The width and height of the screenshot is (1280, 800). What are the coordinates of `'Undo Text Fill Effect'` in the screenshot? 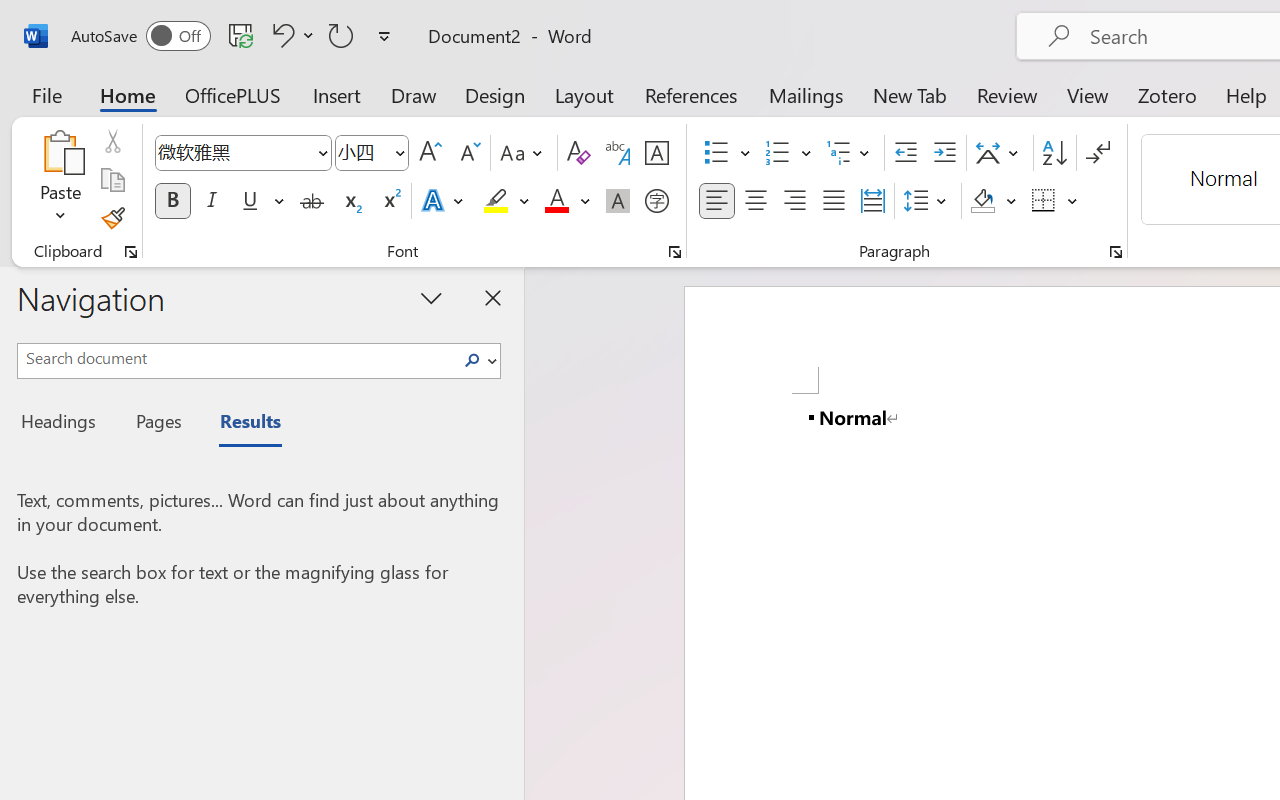 It's located at (289, 34).